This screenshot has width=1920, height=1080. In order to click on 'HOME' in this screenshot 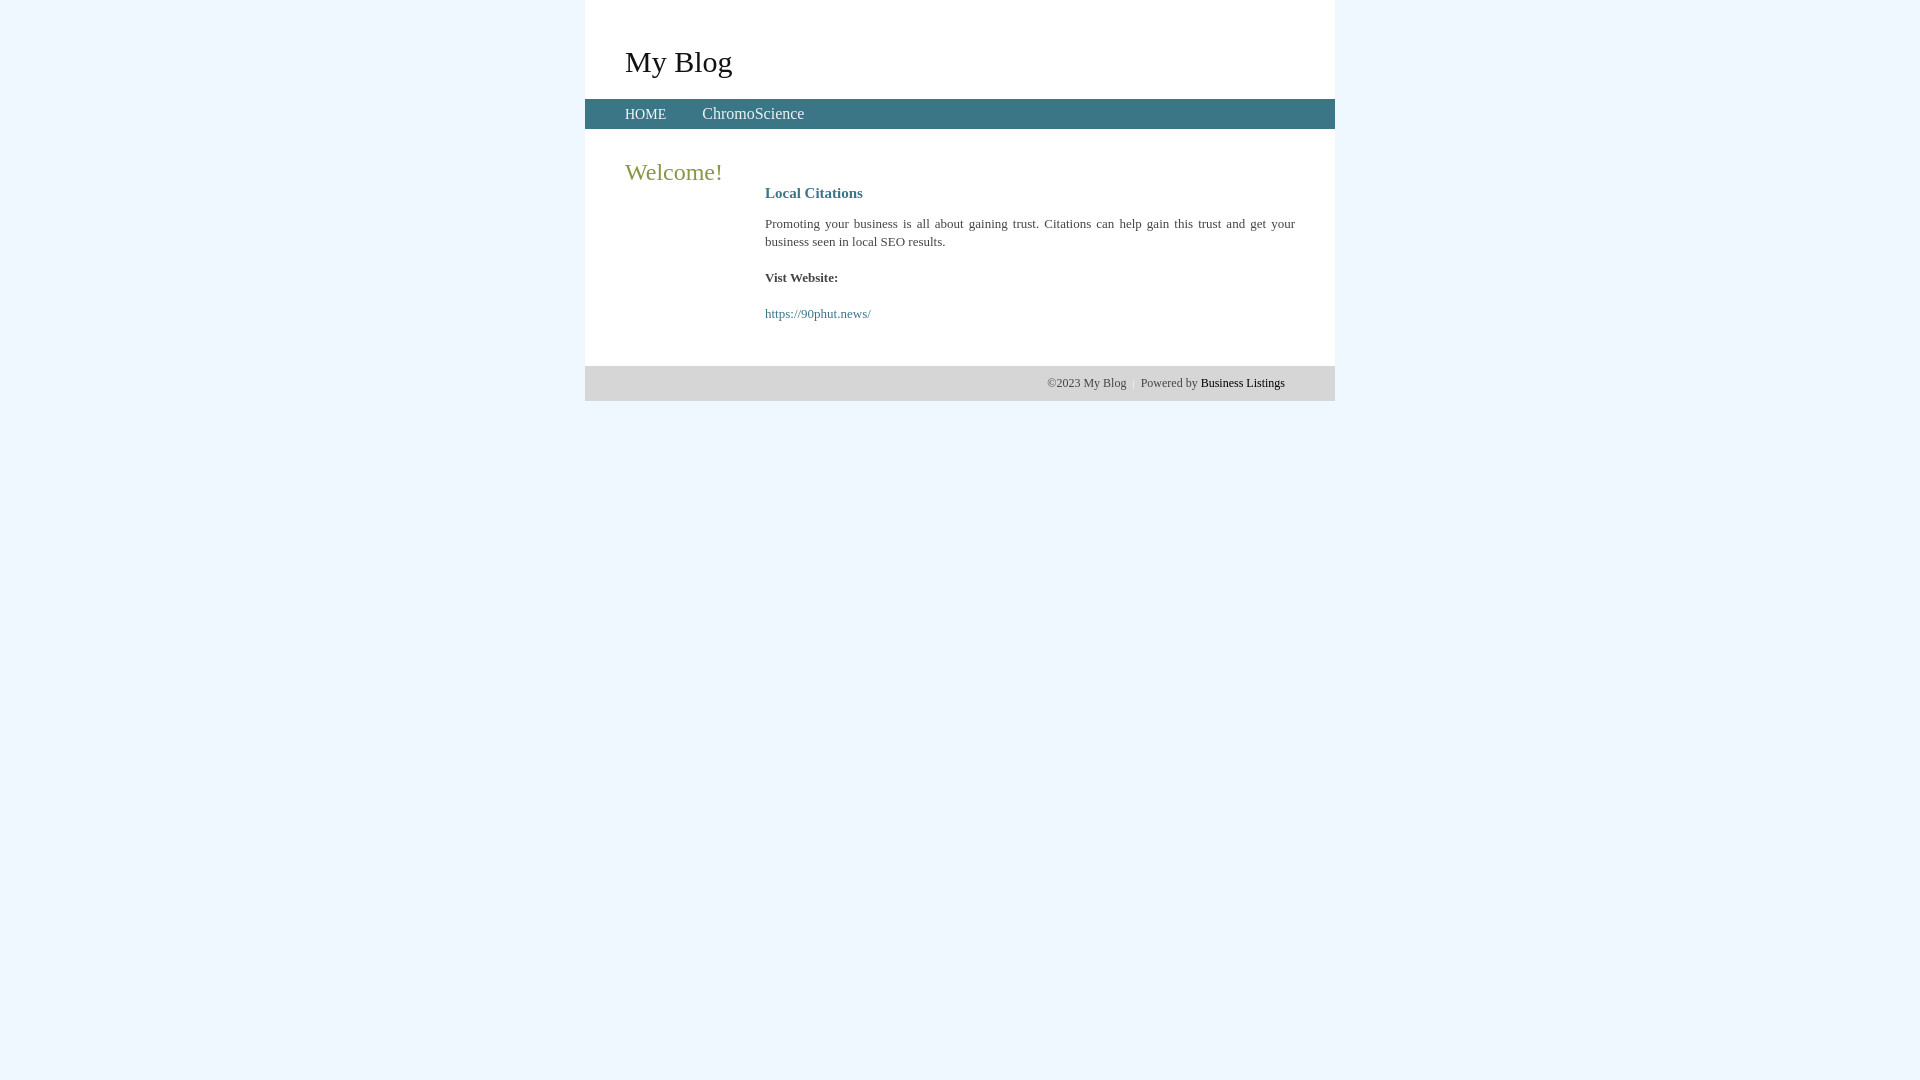, I will do `click(645, 114)`.